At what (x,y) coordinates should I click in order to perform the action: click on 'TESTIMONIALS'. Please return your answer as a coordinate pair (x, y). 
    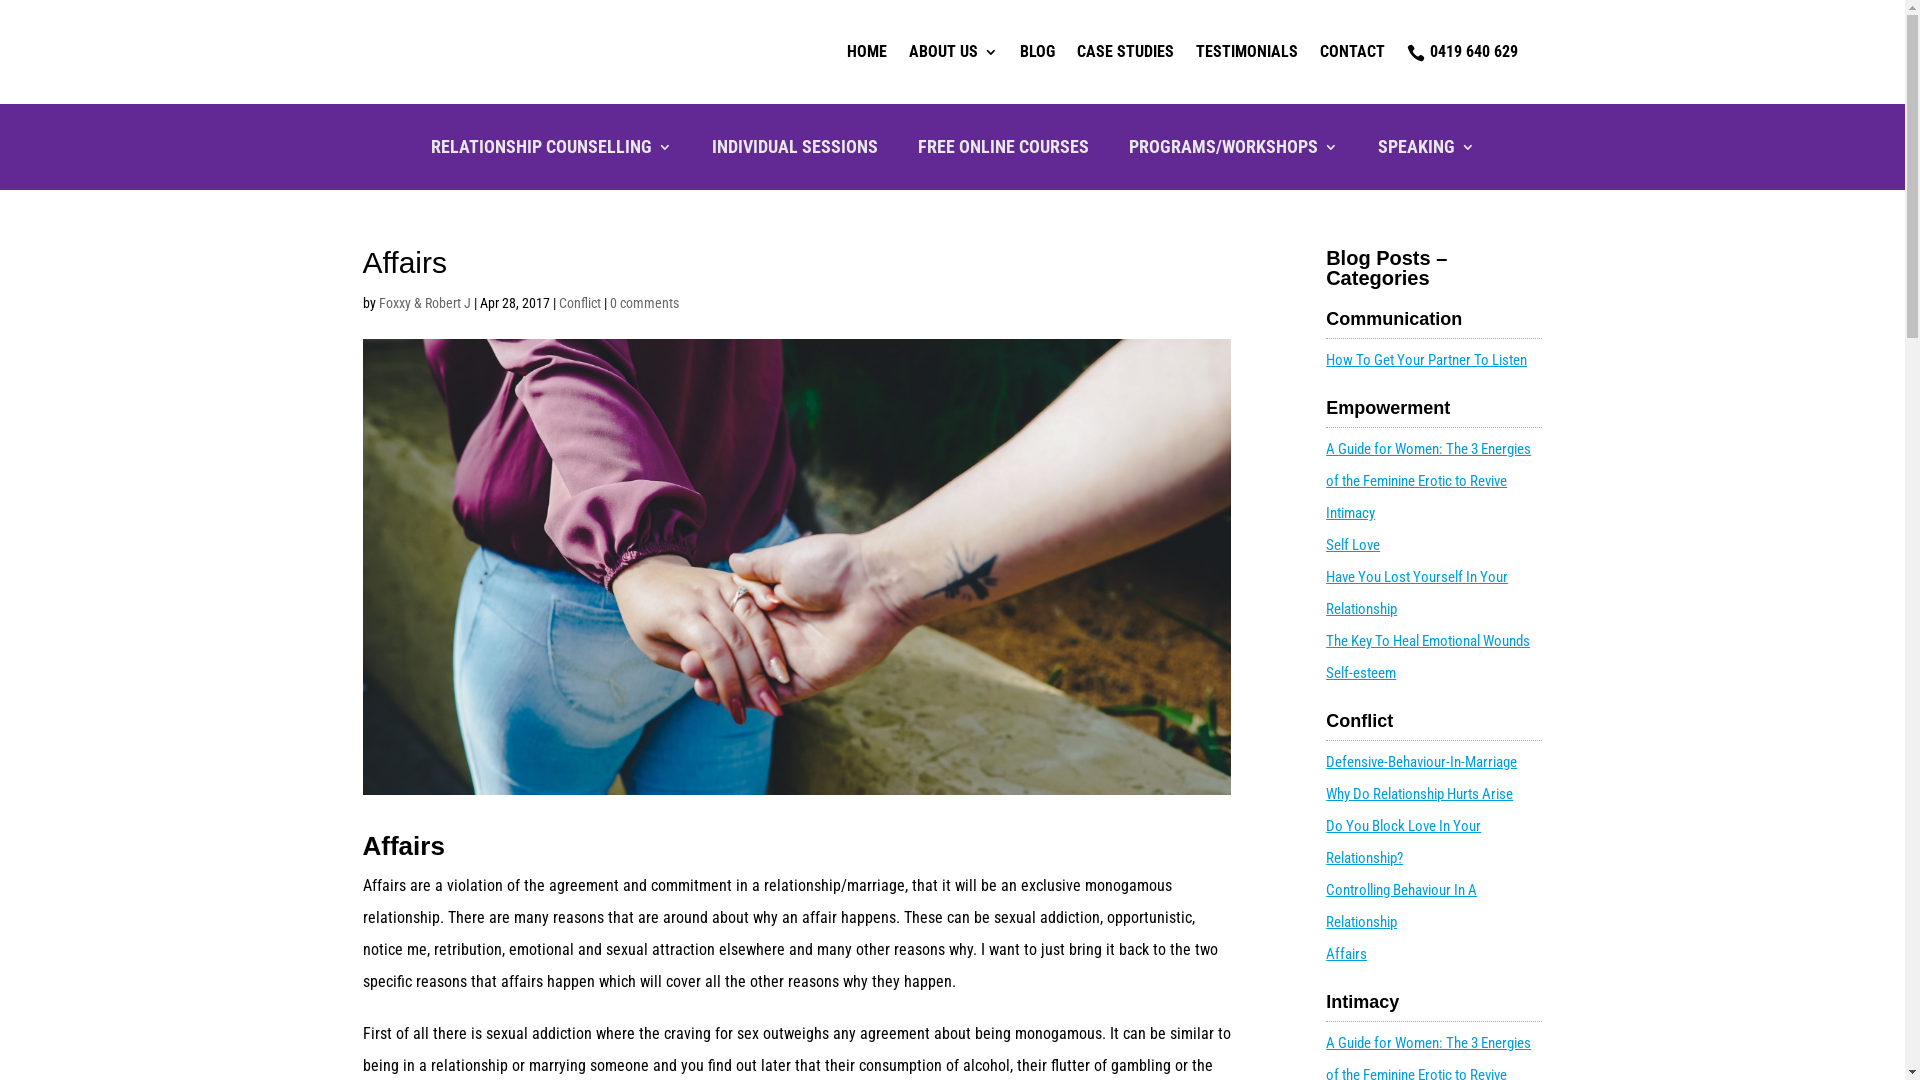
    Looking at the image, I should click on (1195, 50).